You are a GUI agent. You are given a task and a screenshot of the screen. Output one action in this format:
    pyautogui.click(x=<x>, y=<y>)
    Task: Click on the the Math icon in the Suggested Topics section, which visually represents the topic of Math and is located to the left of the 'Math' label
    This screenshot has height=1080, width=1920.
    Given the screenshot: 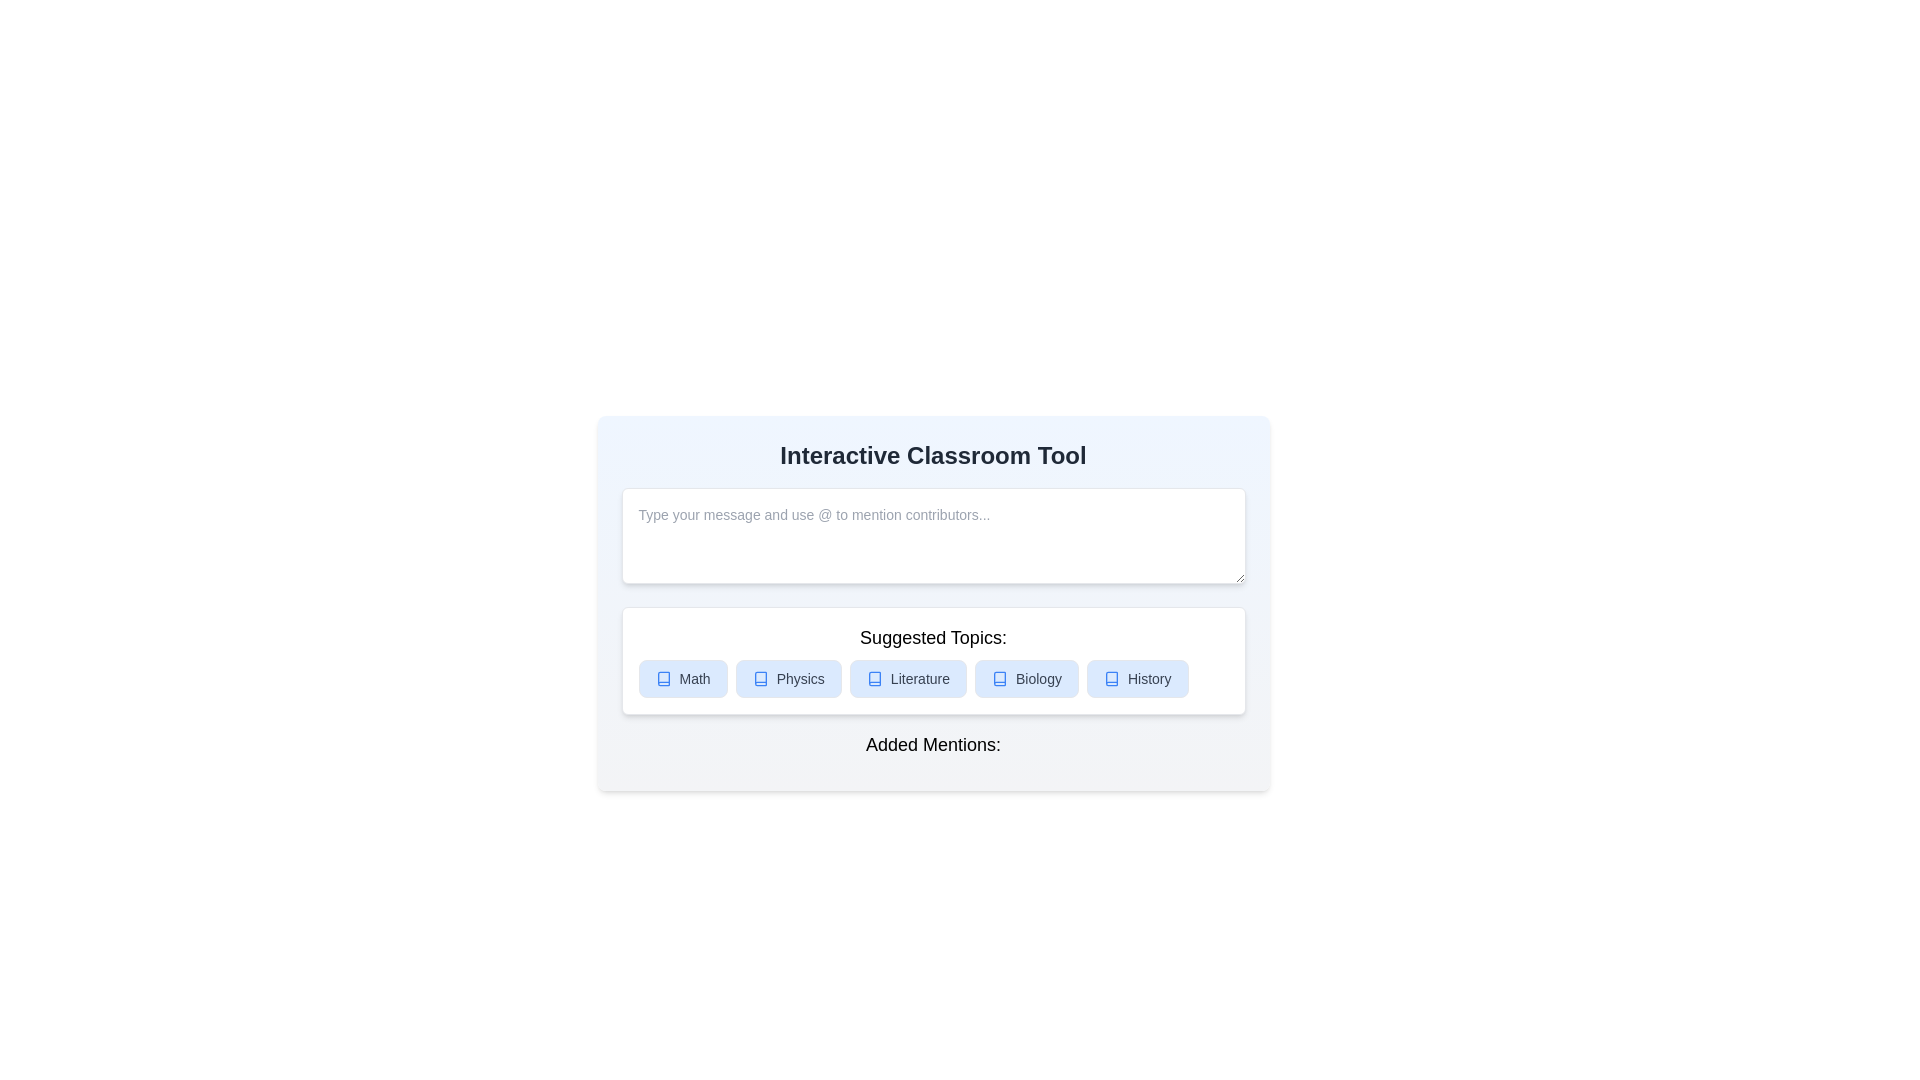 What is the action you would take?
    pyautogui.click(x=663, y=677)
    